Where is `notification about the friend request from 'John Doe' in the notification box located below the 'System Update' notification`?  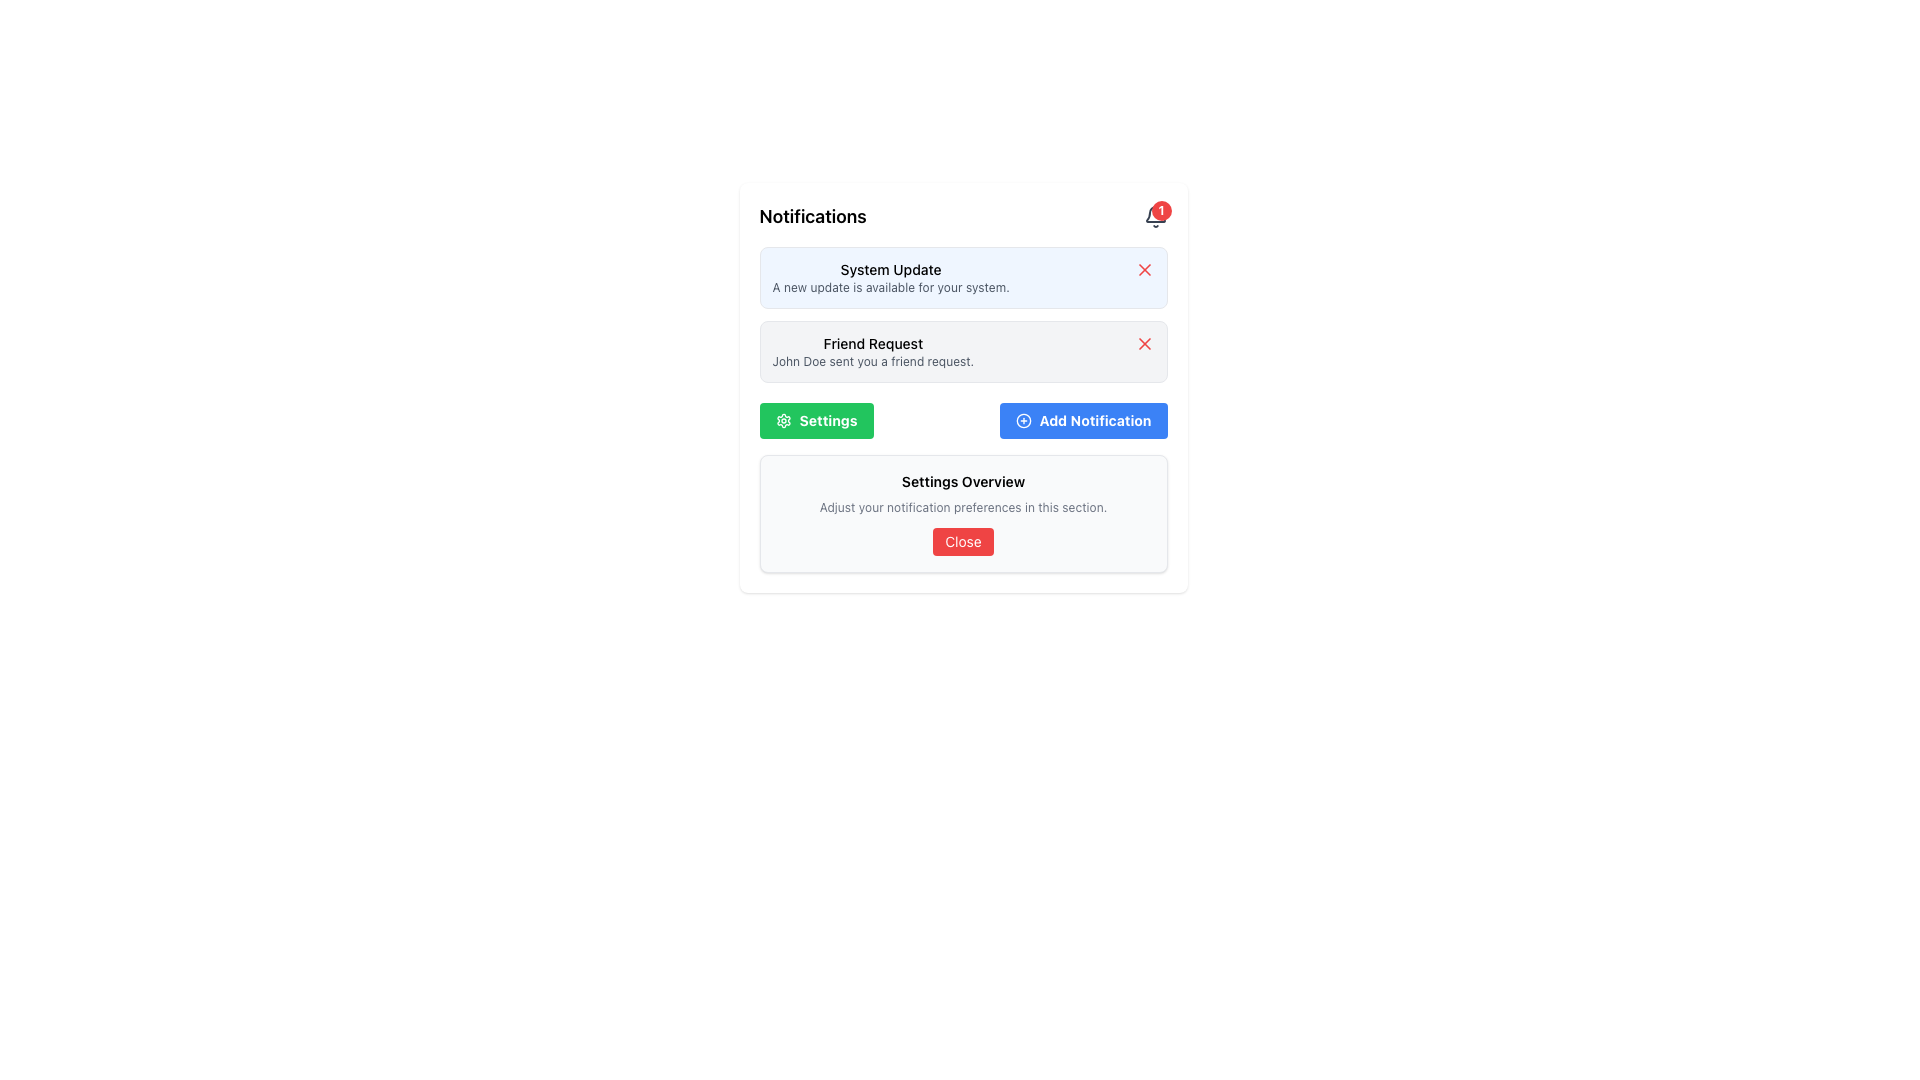 notification about the friend request from 'John Doe' in the notification box located below the 'System Update' notification is located at coordinates (963, 350).